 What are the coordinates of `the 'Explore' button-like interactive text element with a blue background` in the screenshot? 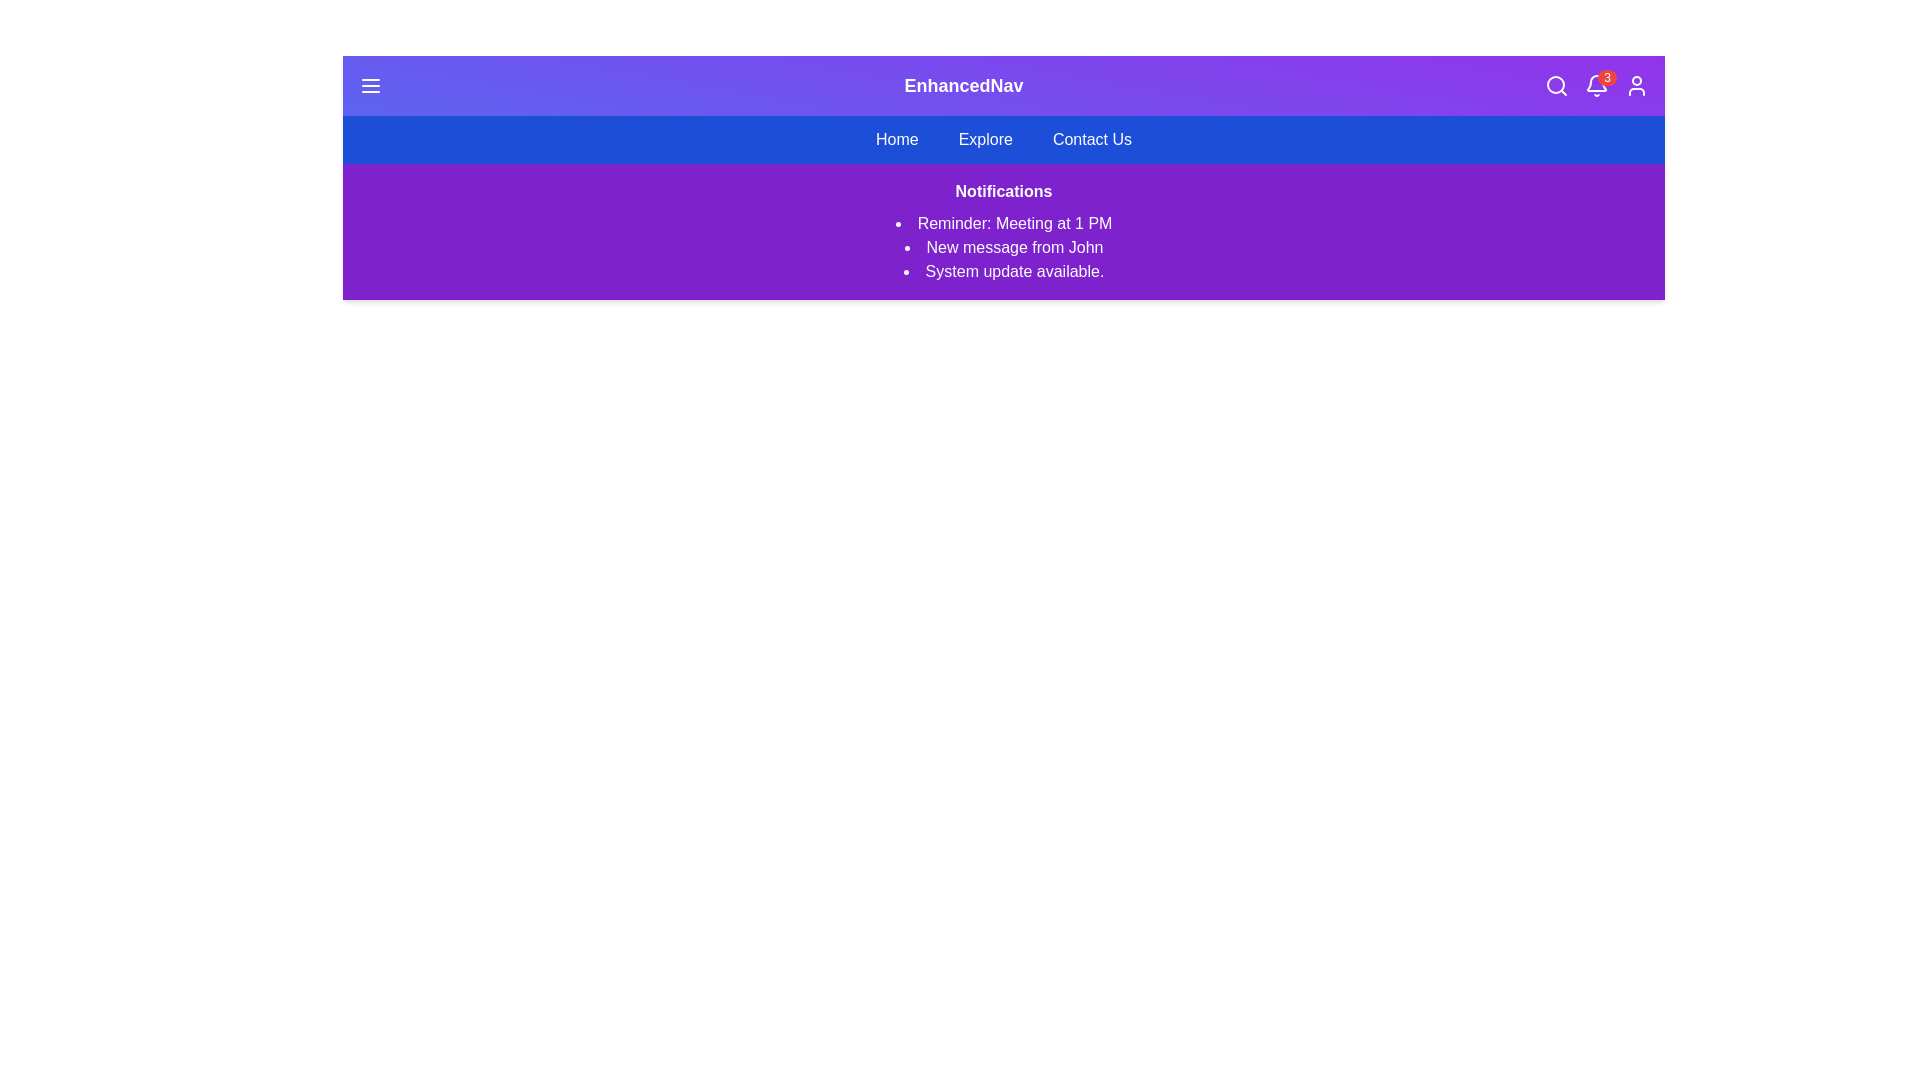 It's located at (985, 138).